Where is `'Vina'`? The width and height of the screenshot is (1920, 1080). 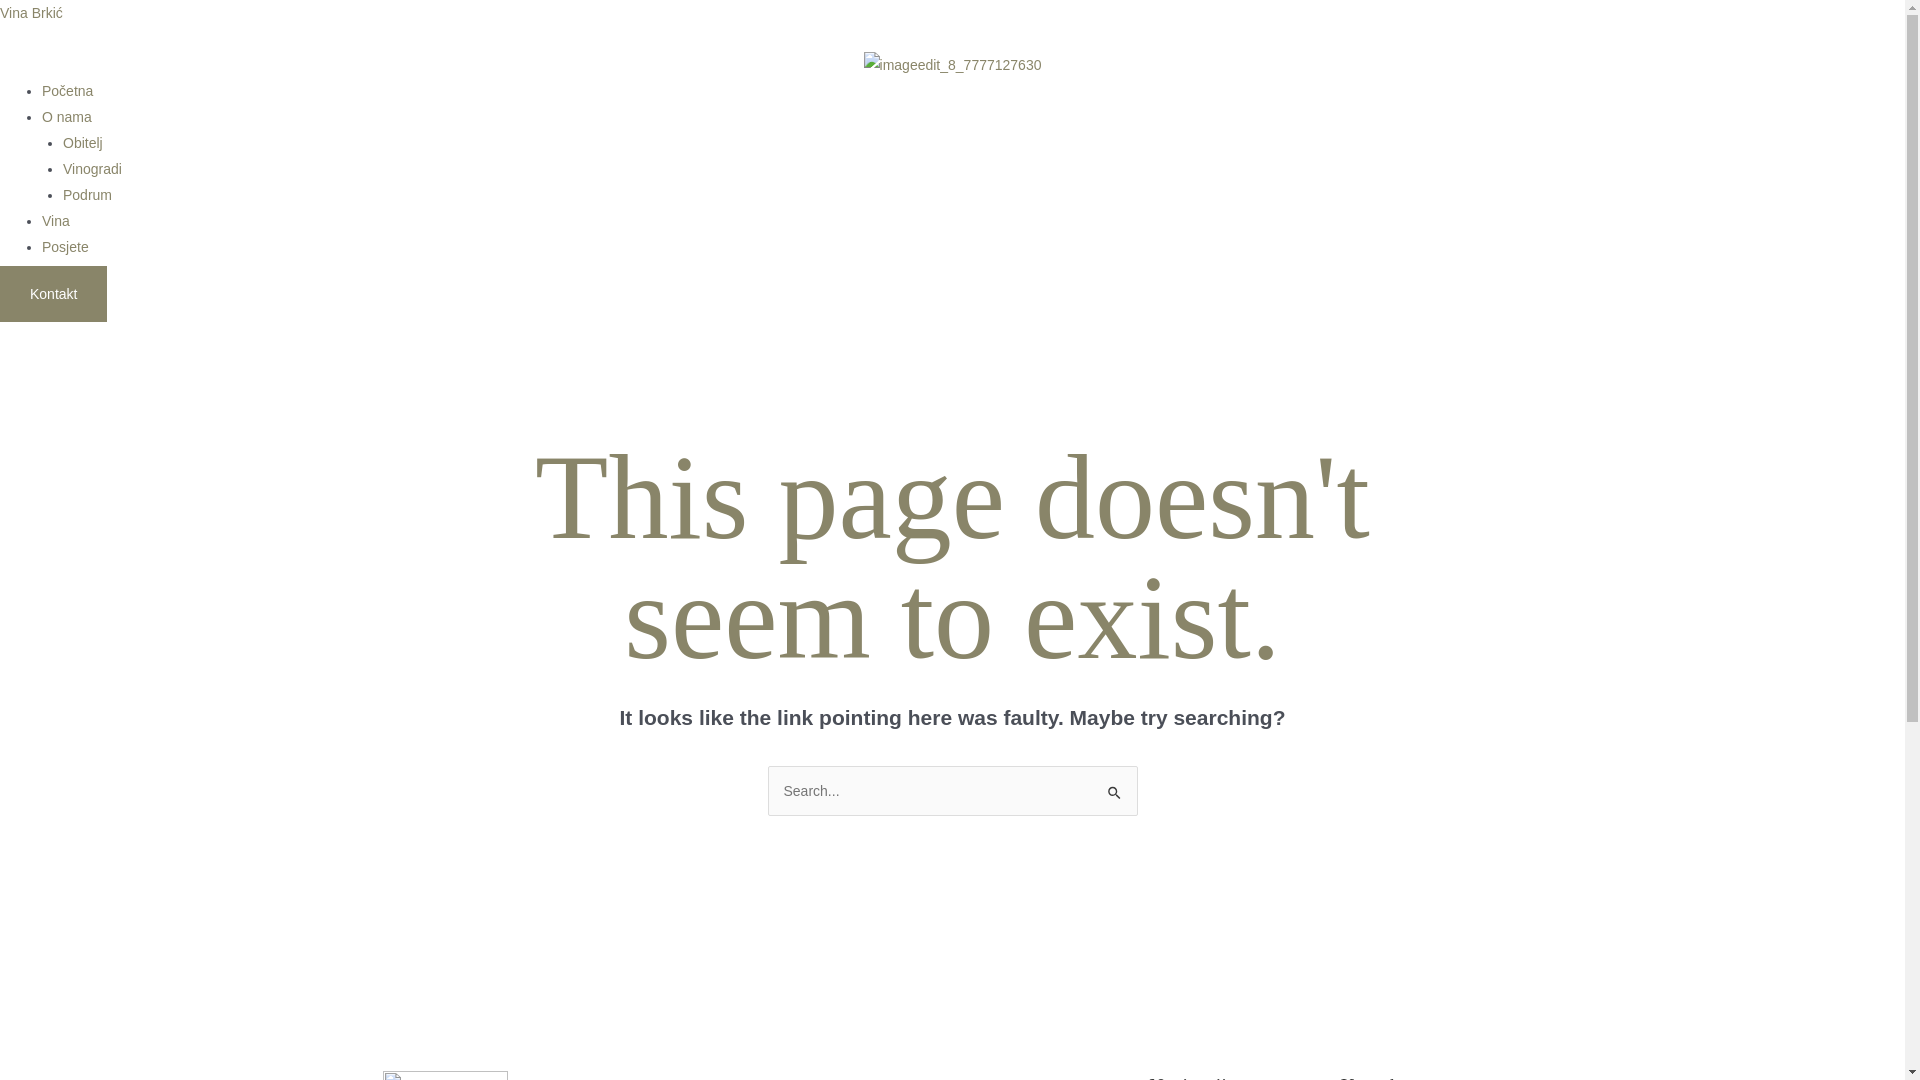
'Vina' is located at coordinates (56, 220).